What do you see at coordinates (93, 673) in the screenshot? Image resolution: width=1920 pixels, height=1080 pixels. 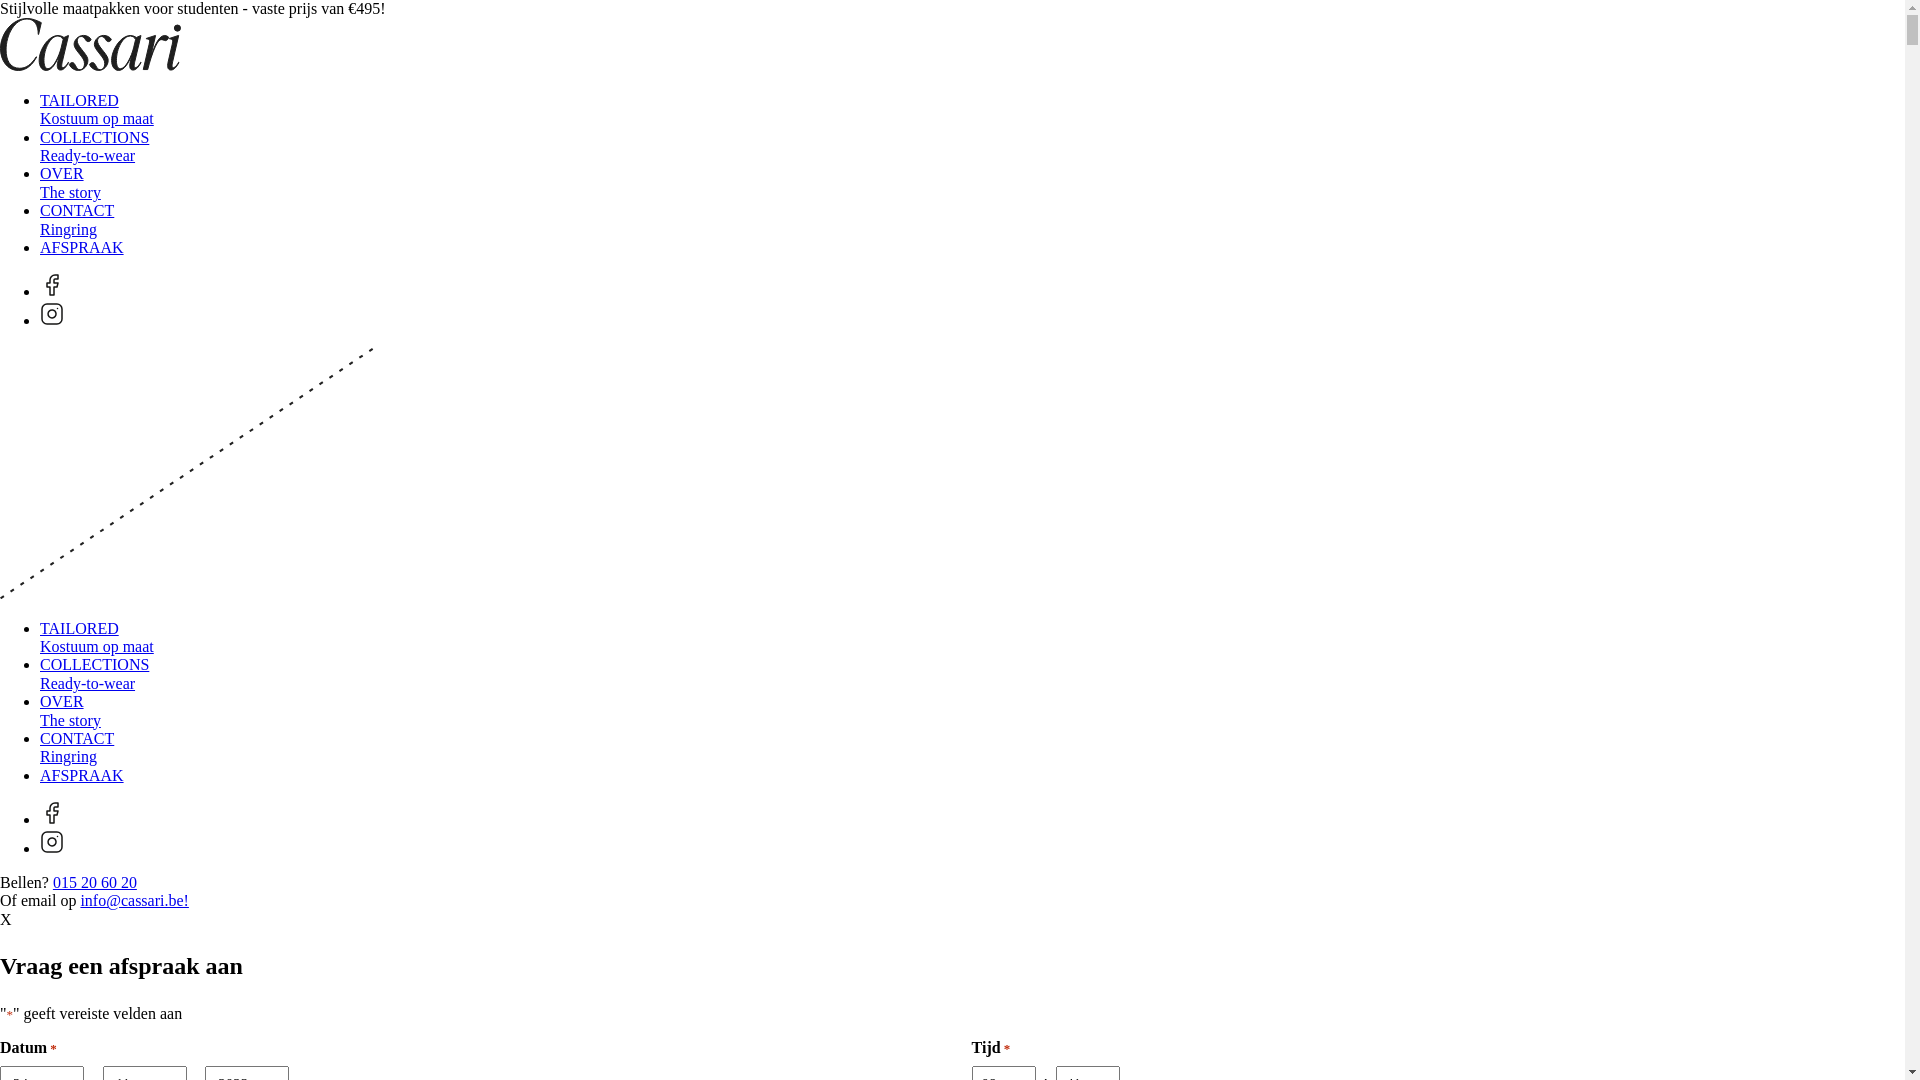 I see `'COLLECTIONS` at bounding box center [93, 673].